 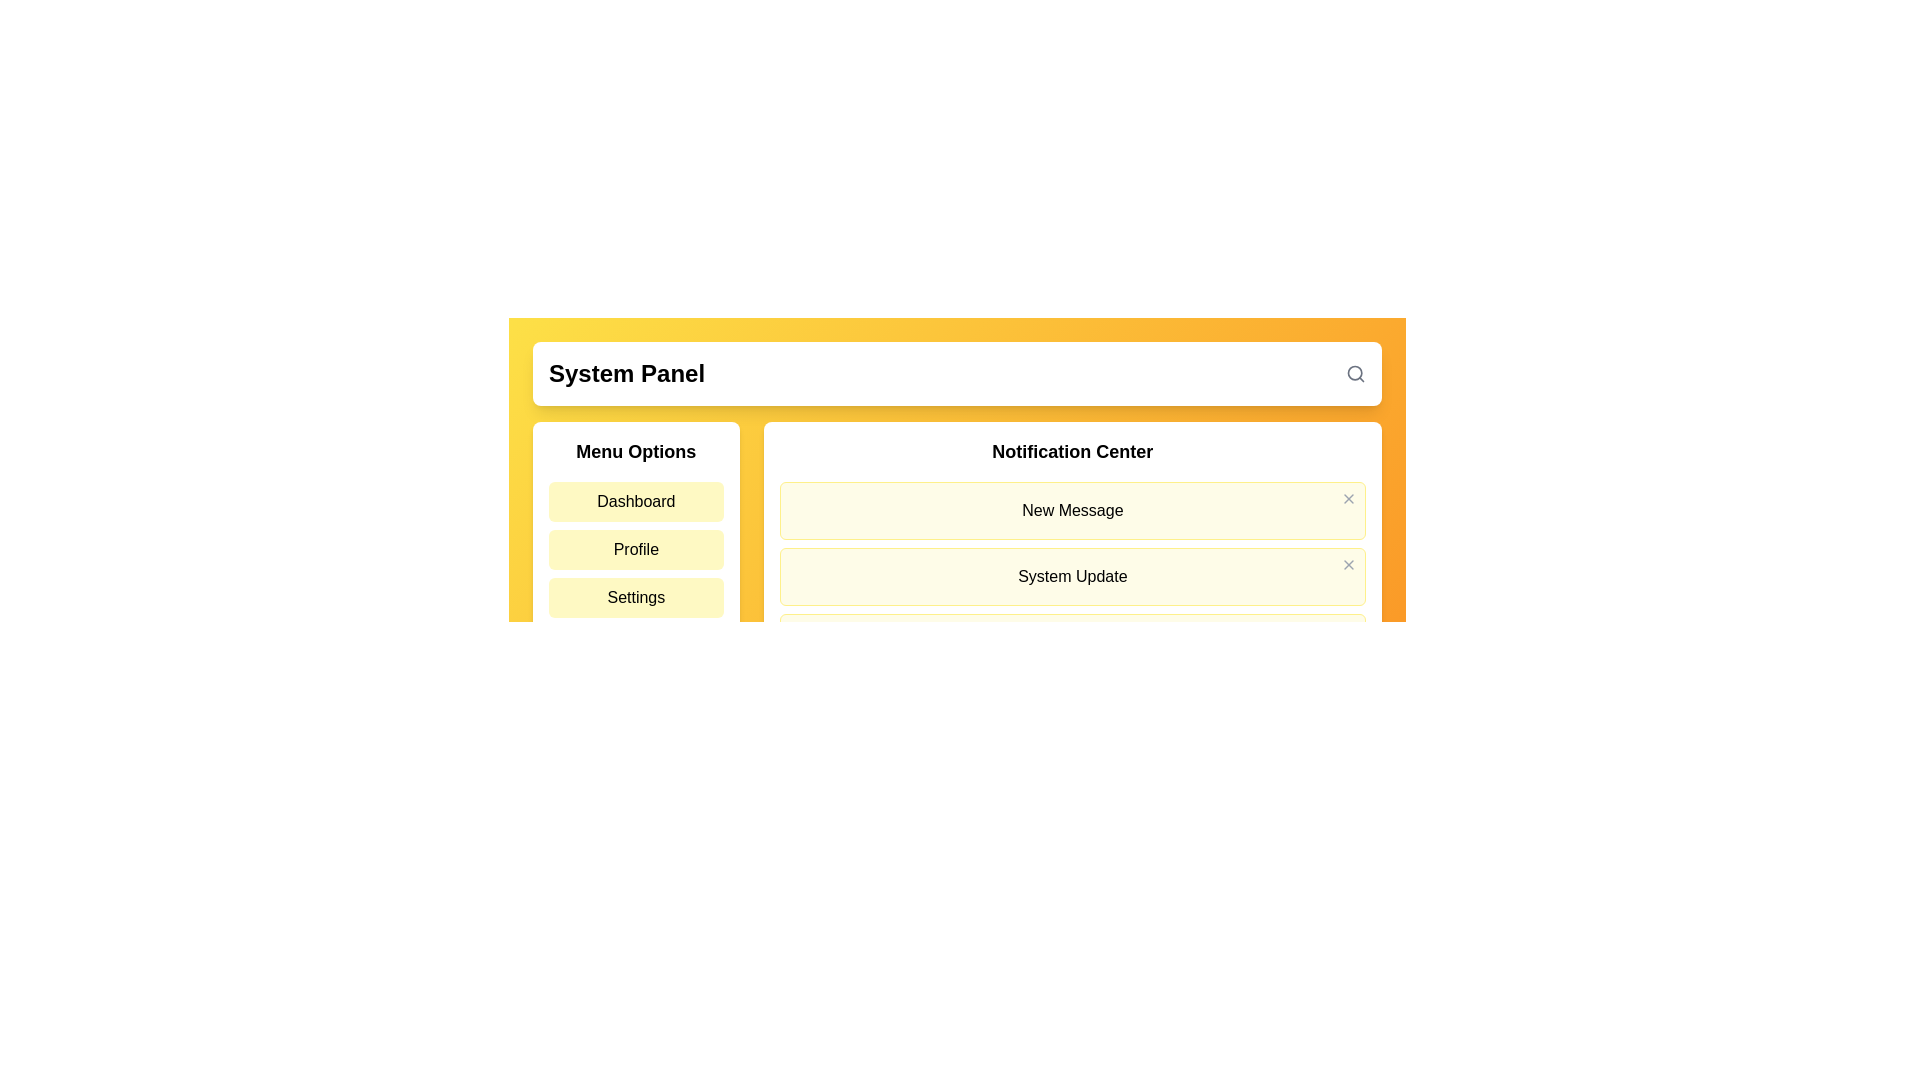 What do you see at coordinates (1071, 555) in the screenshot?
I see `the notification card labeled 'System Update' in the second column of the 'Notification Center'` at bounding box center [1071, 555].